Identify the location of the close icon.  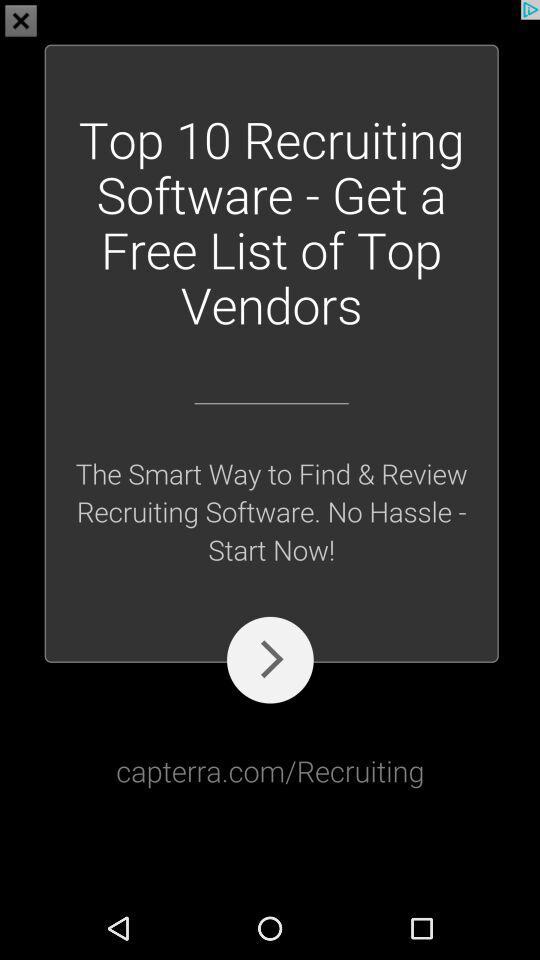
(20, 21).